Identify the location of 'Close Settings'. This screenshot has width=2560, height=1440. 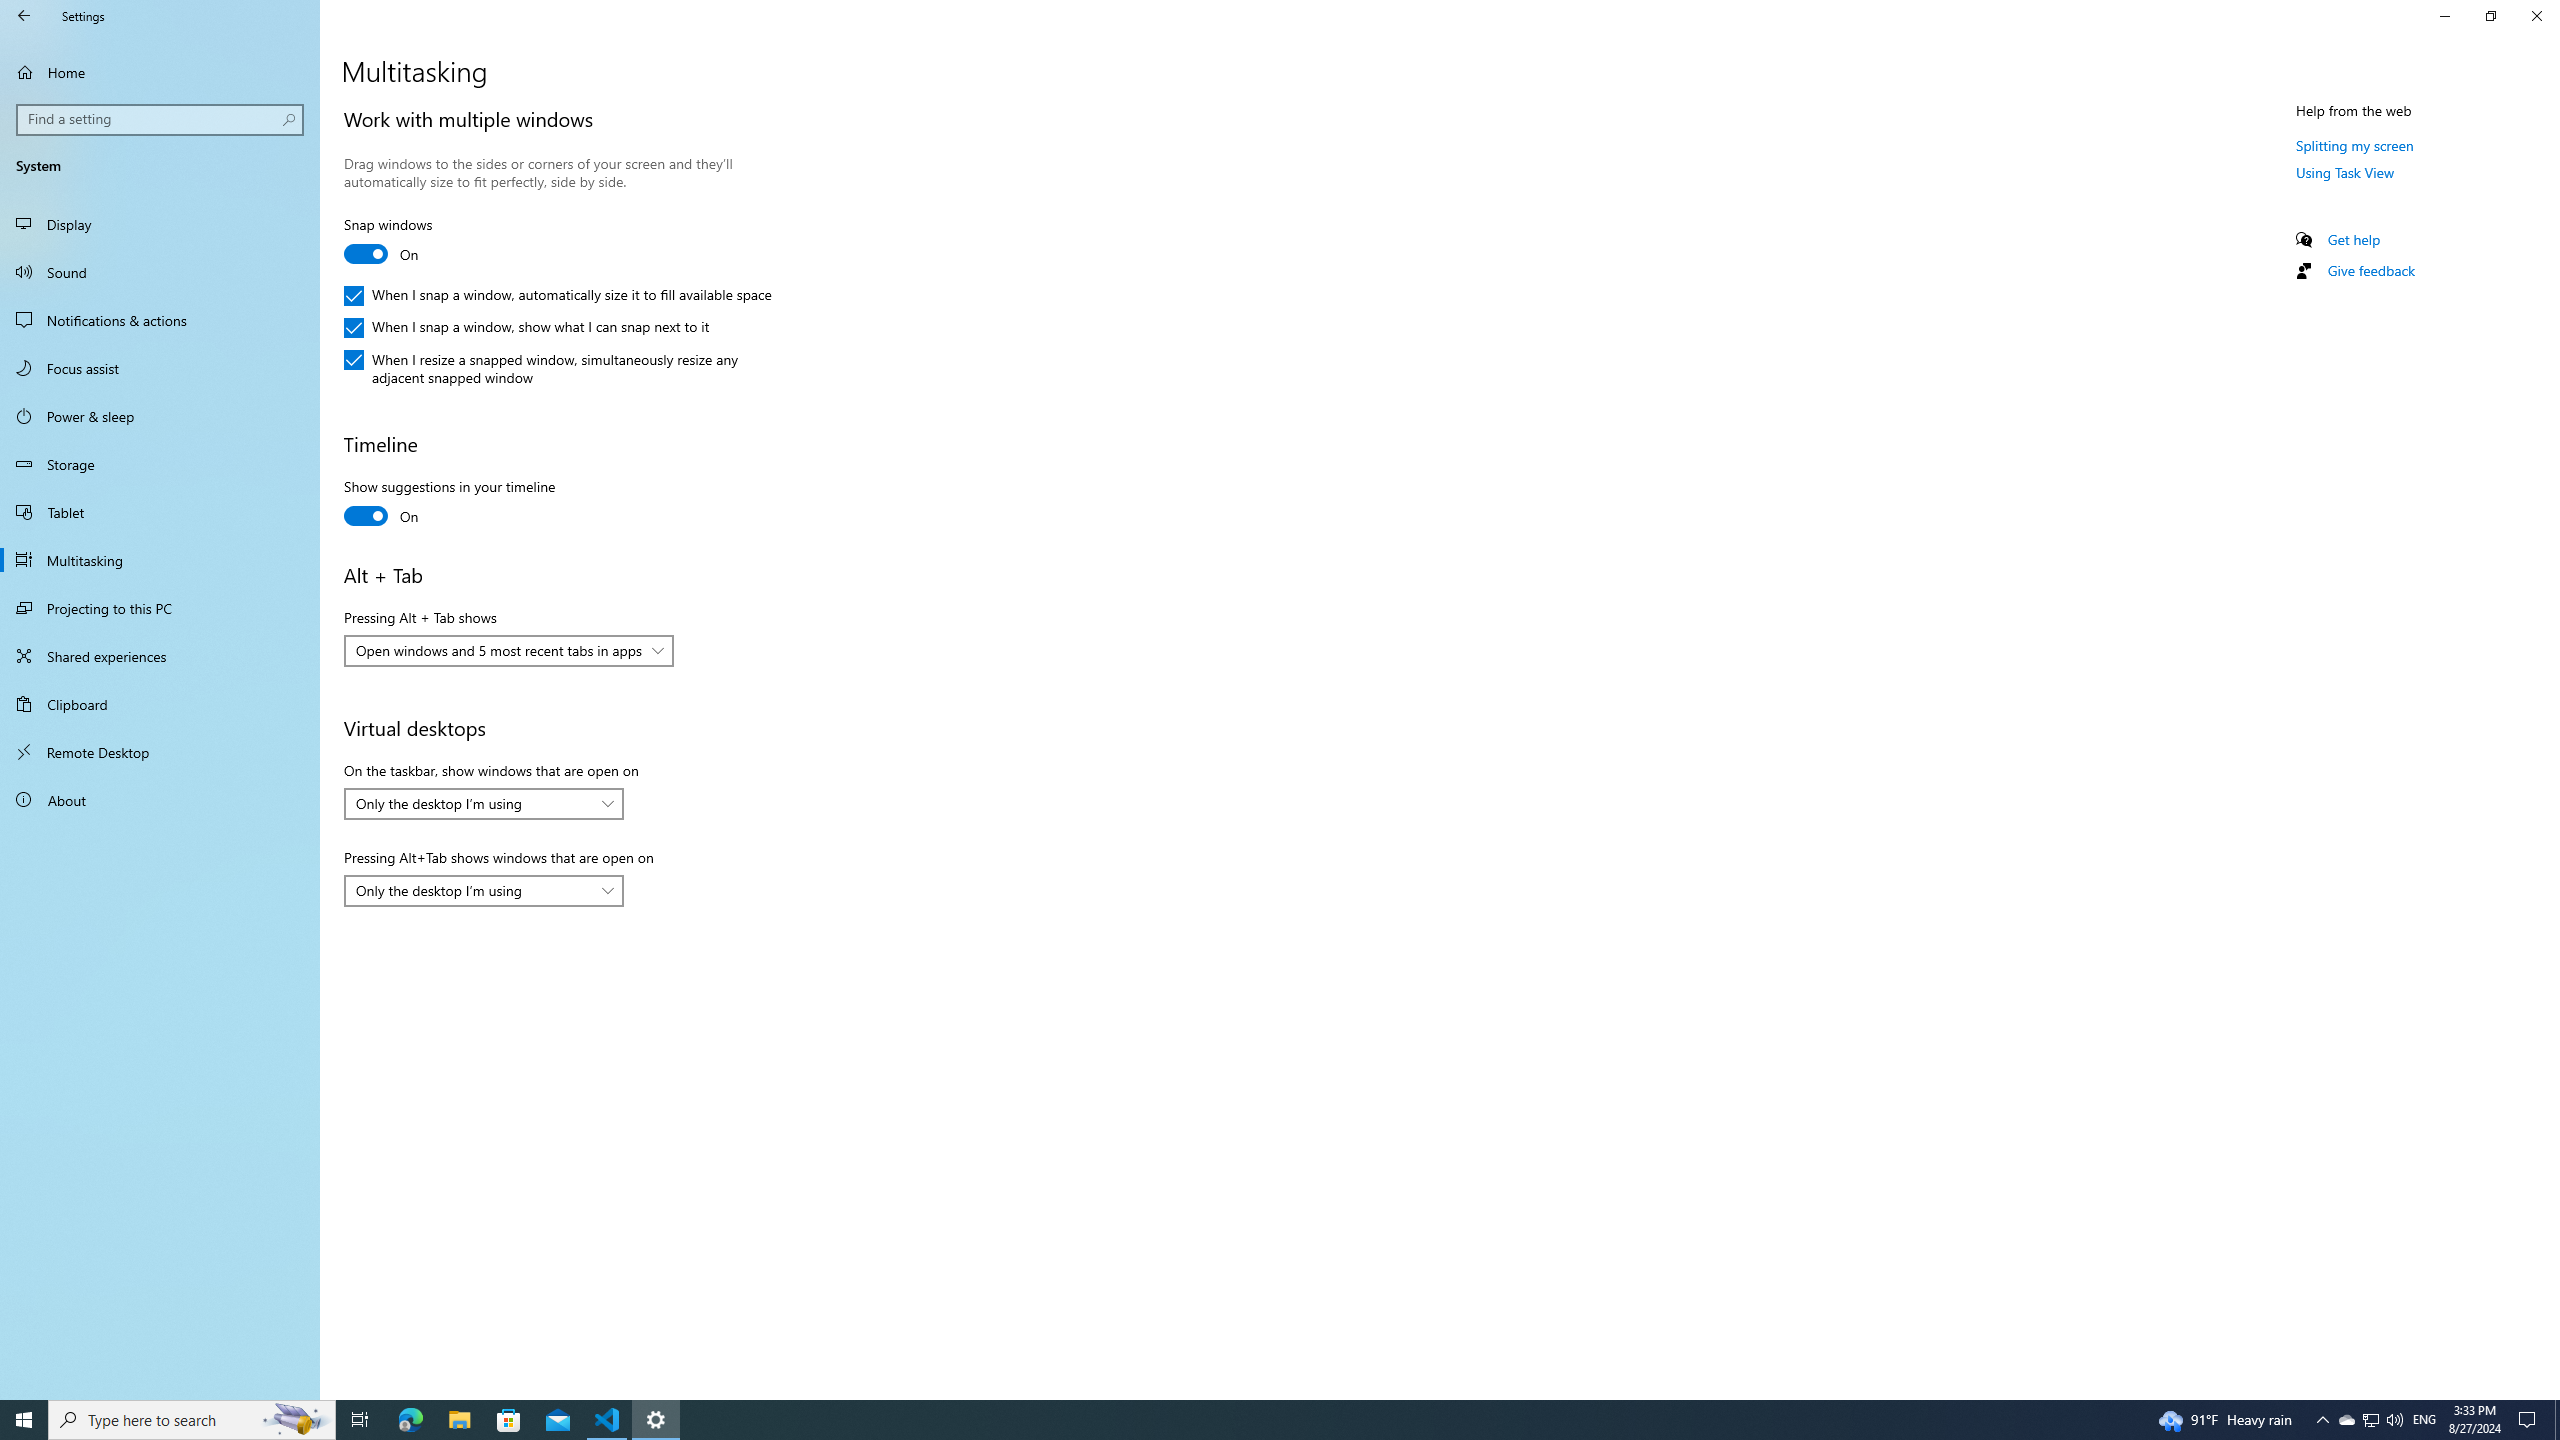
(2535, 15).